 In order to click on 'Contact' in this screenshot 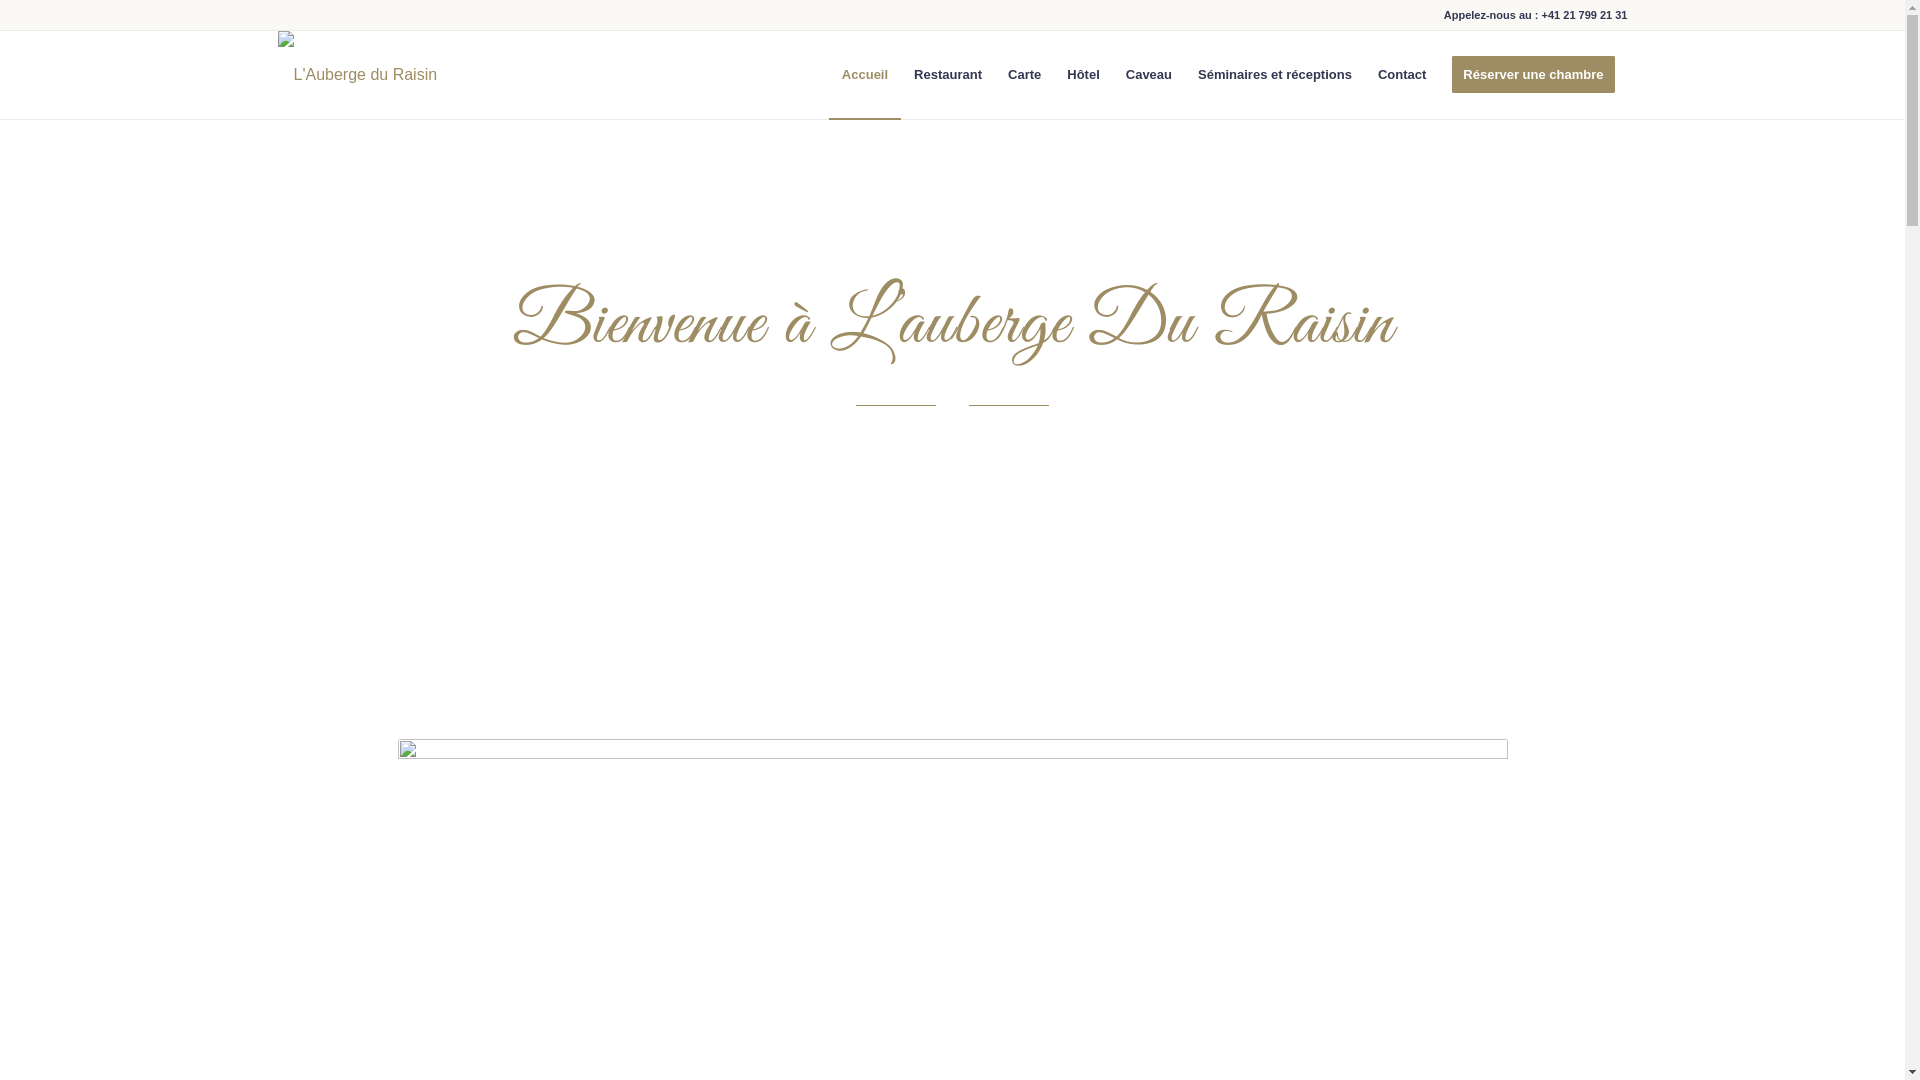, I will do `click(1400, 73)`.